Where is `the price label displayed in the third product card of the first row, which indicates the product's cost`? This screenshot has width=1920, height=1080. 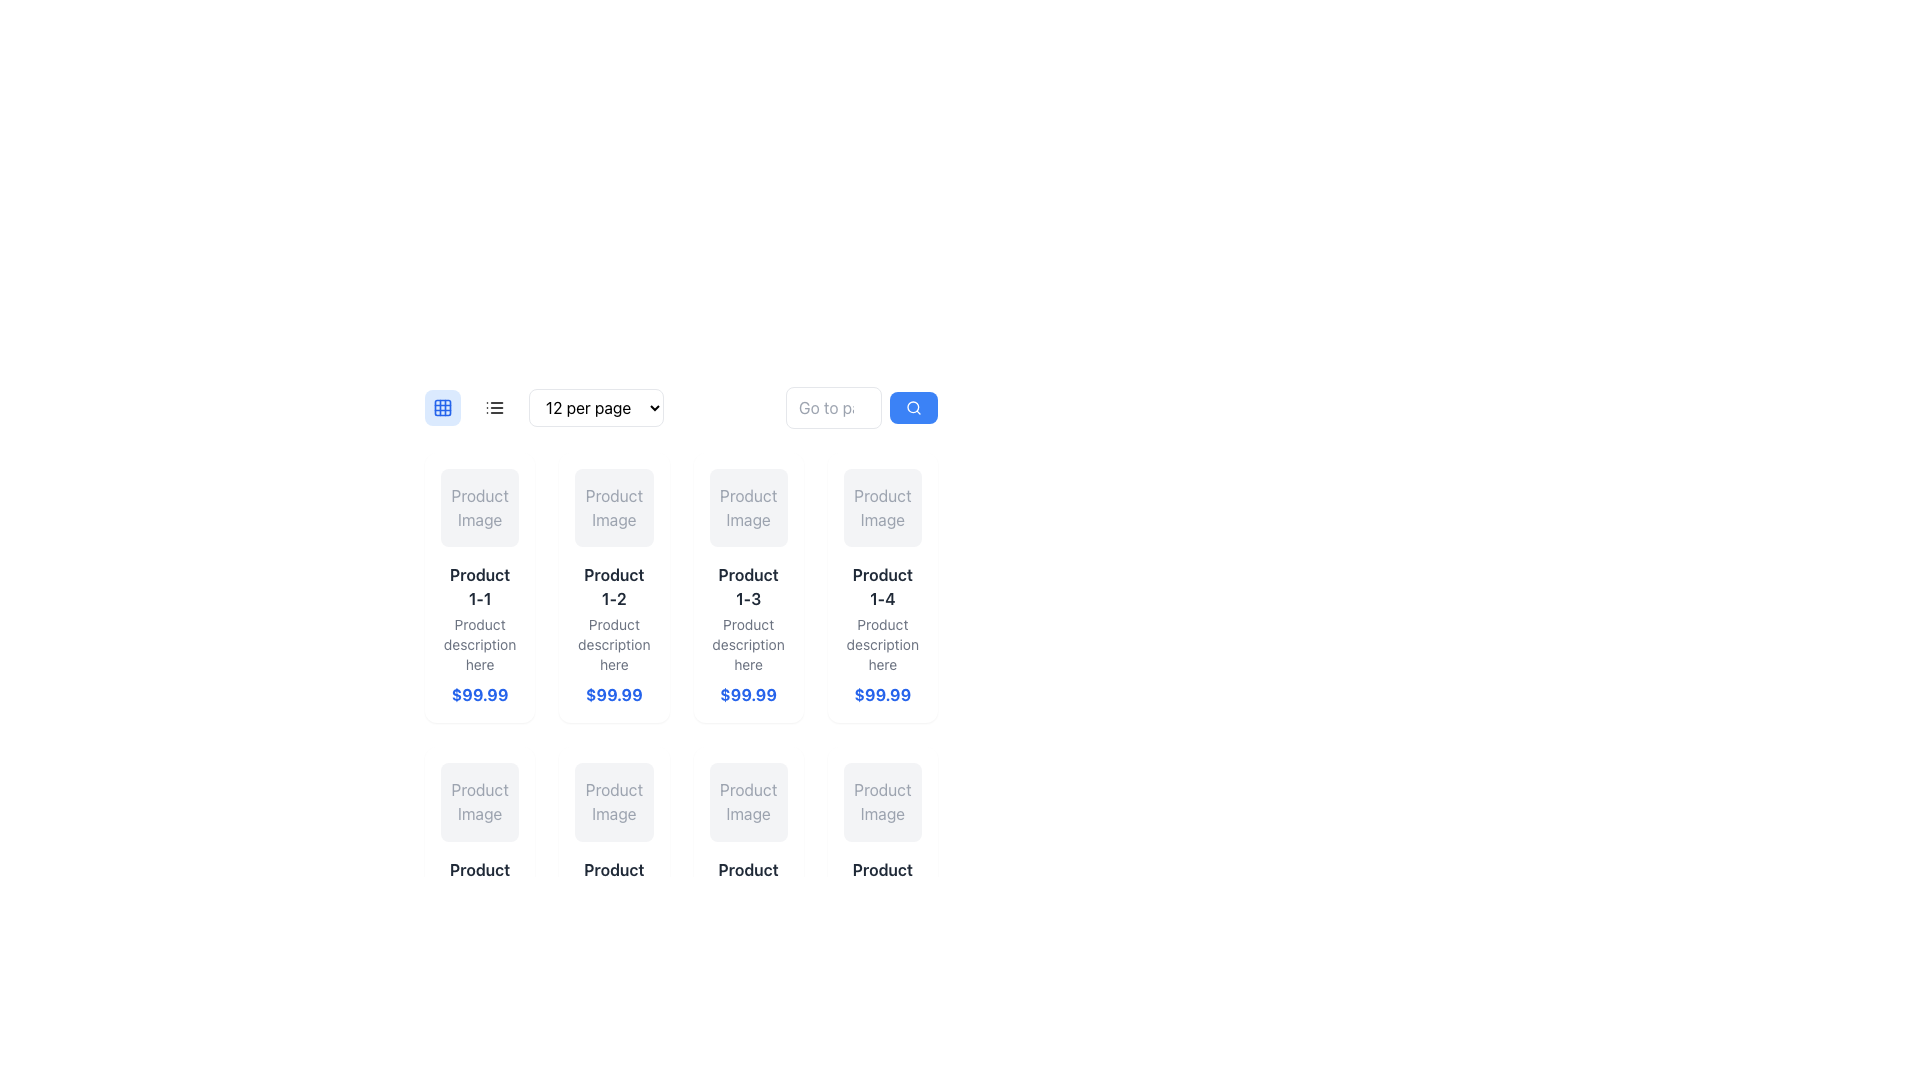 the price label displayed in the third product card of the first row, which indicates the product's cost is located at coordinates (747, 694).